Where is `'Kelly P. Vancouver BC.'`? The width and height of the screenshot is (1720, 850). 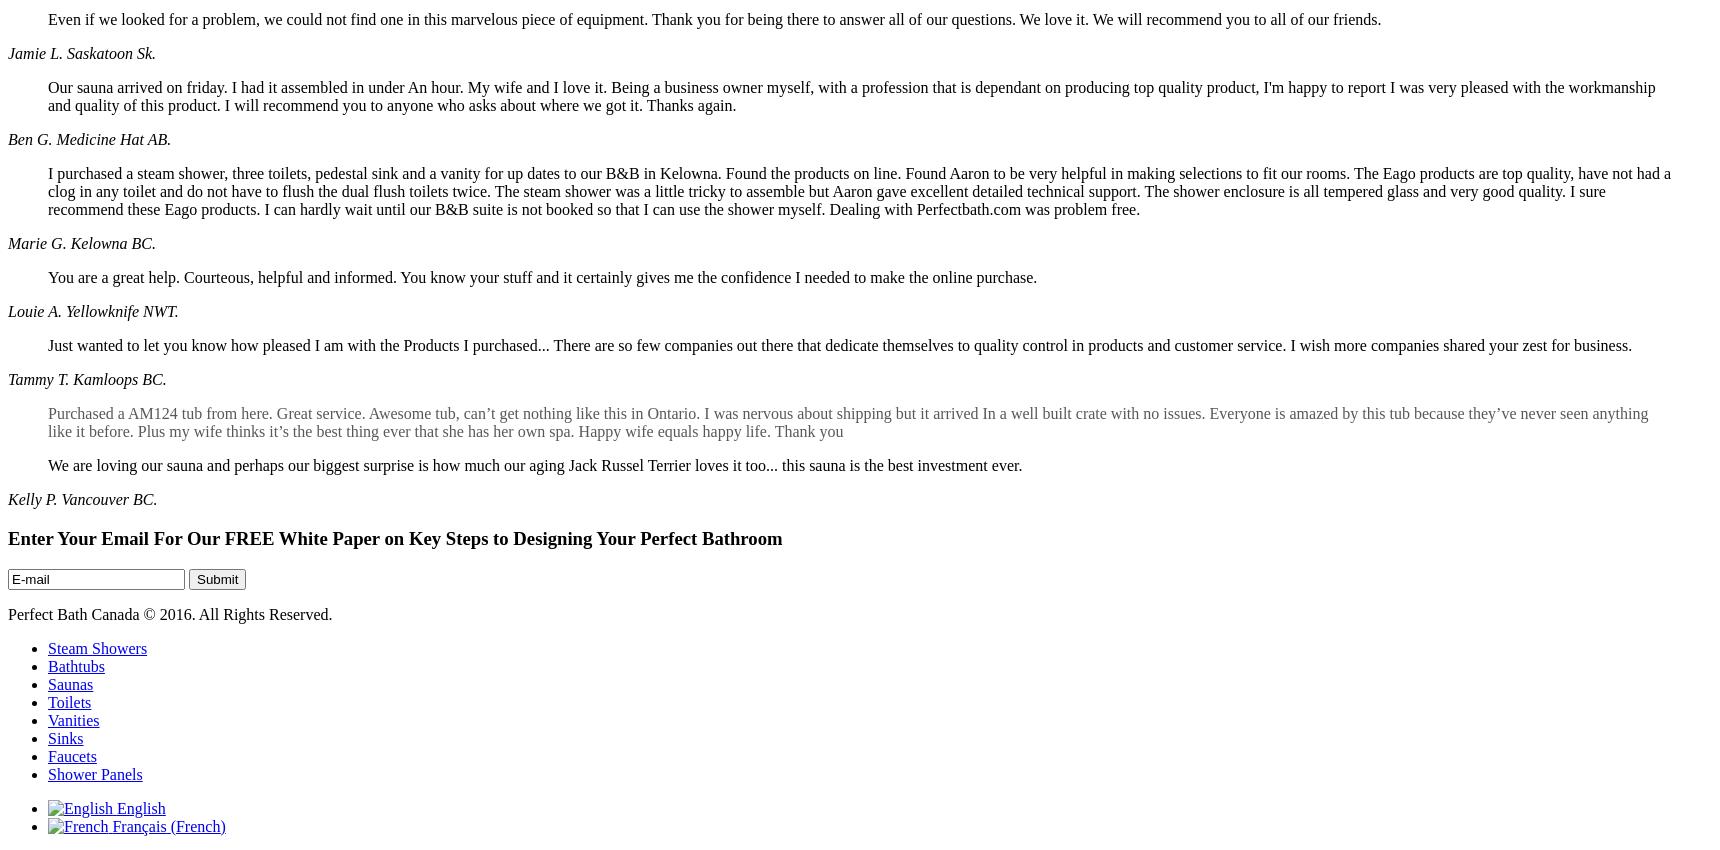 'Kelly P. Vancouver BC.' is located at coordinates (82, 499).